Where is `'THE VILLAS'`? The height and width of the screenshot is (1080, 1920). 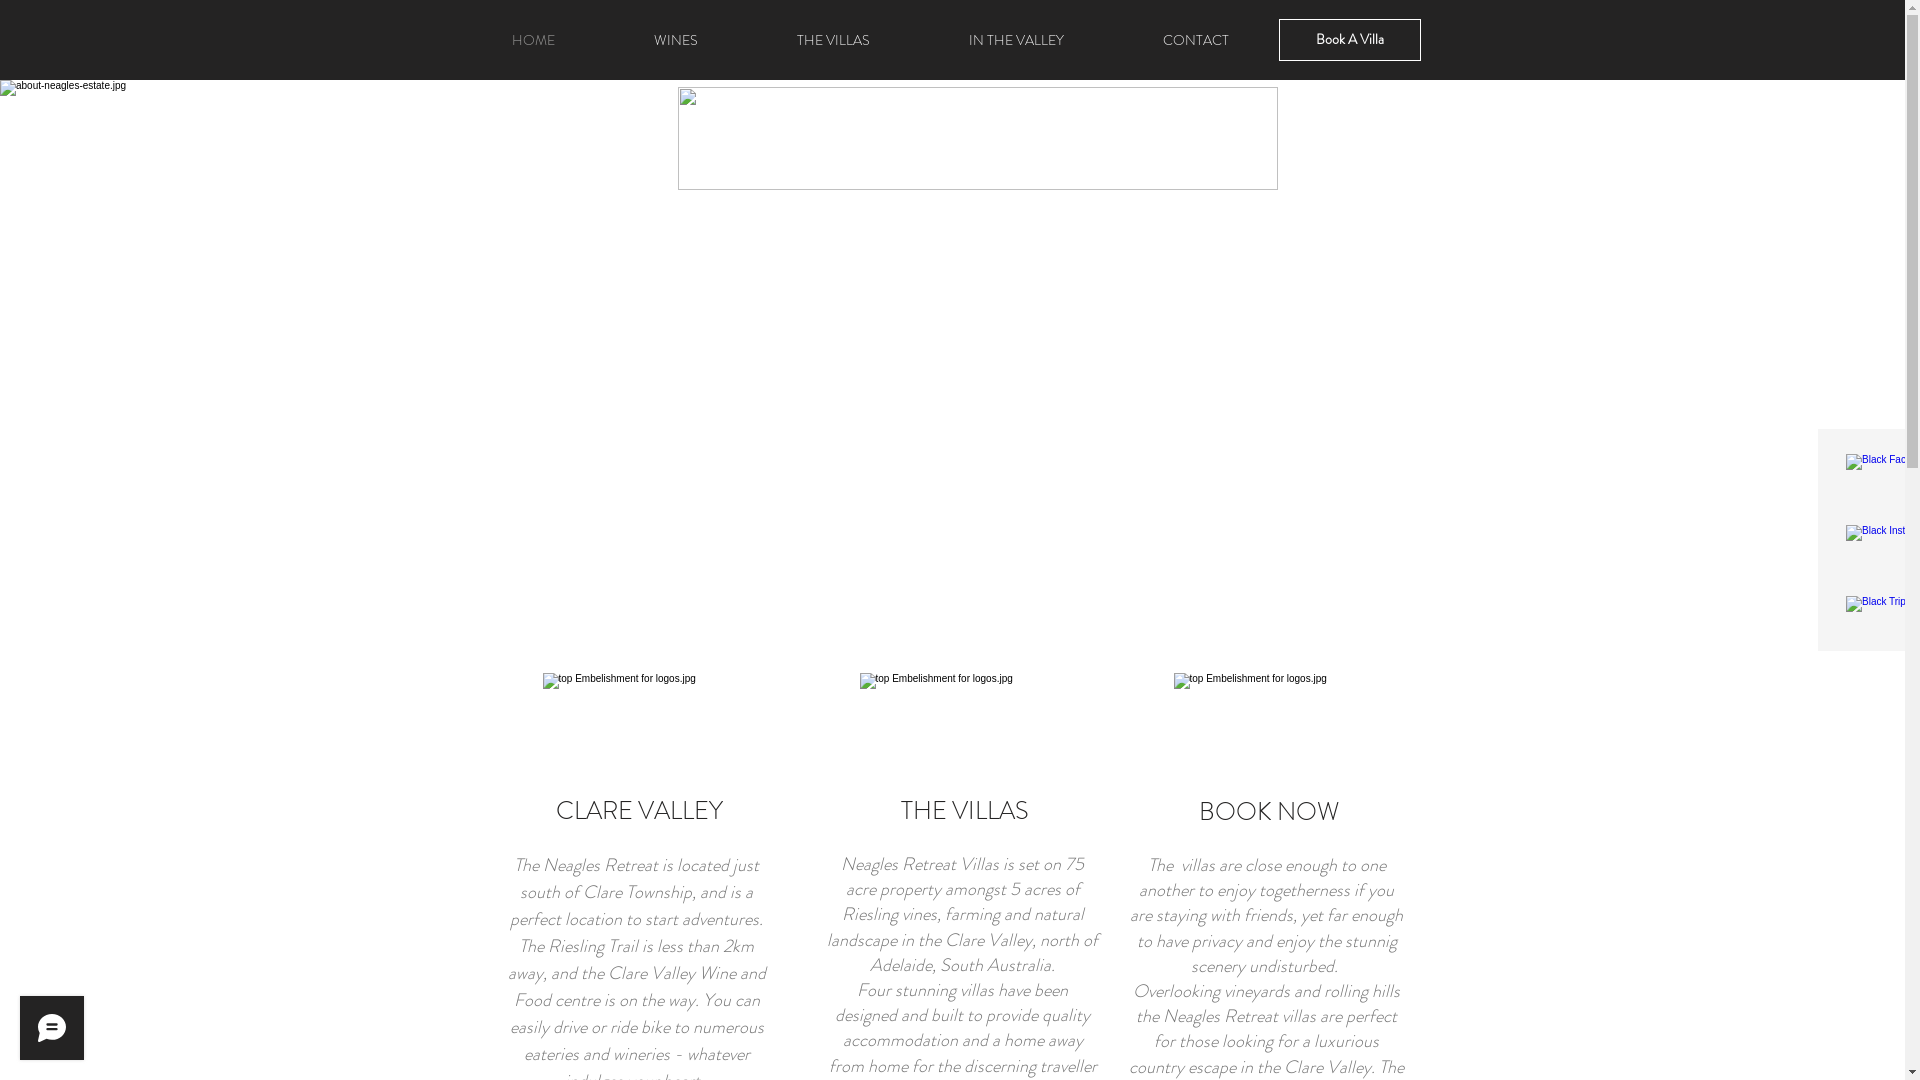 'THE VILLAS' is located at coordinates (834, 39).